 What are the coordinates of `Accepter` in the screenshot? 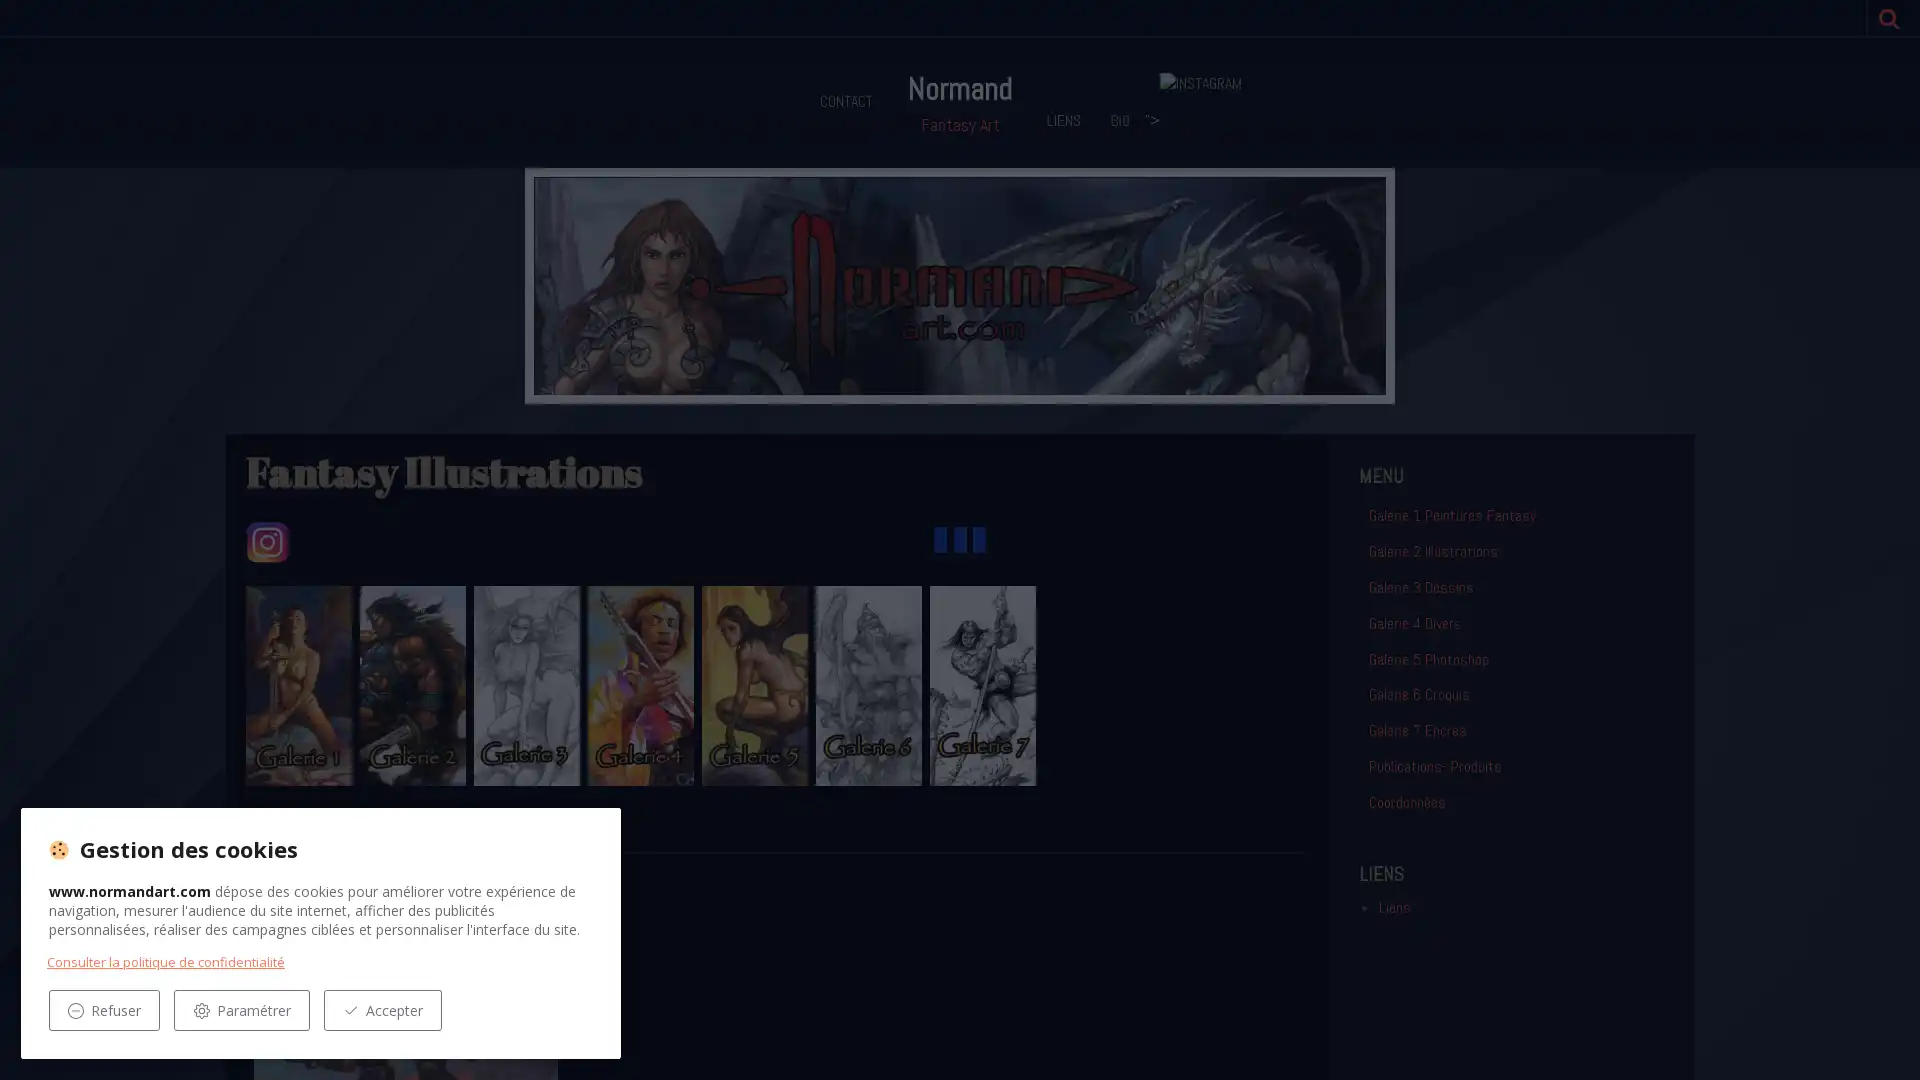 It's located at (382, 1010).